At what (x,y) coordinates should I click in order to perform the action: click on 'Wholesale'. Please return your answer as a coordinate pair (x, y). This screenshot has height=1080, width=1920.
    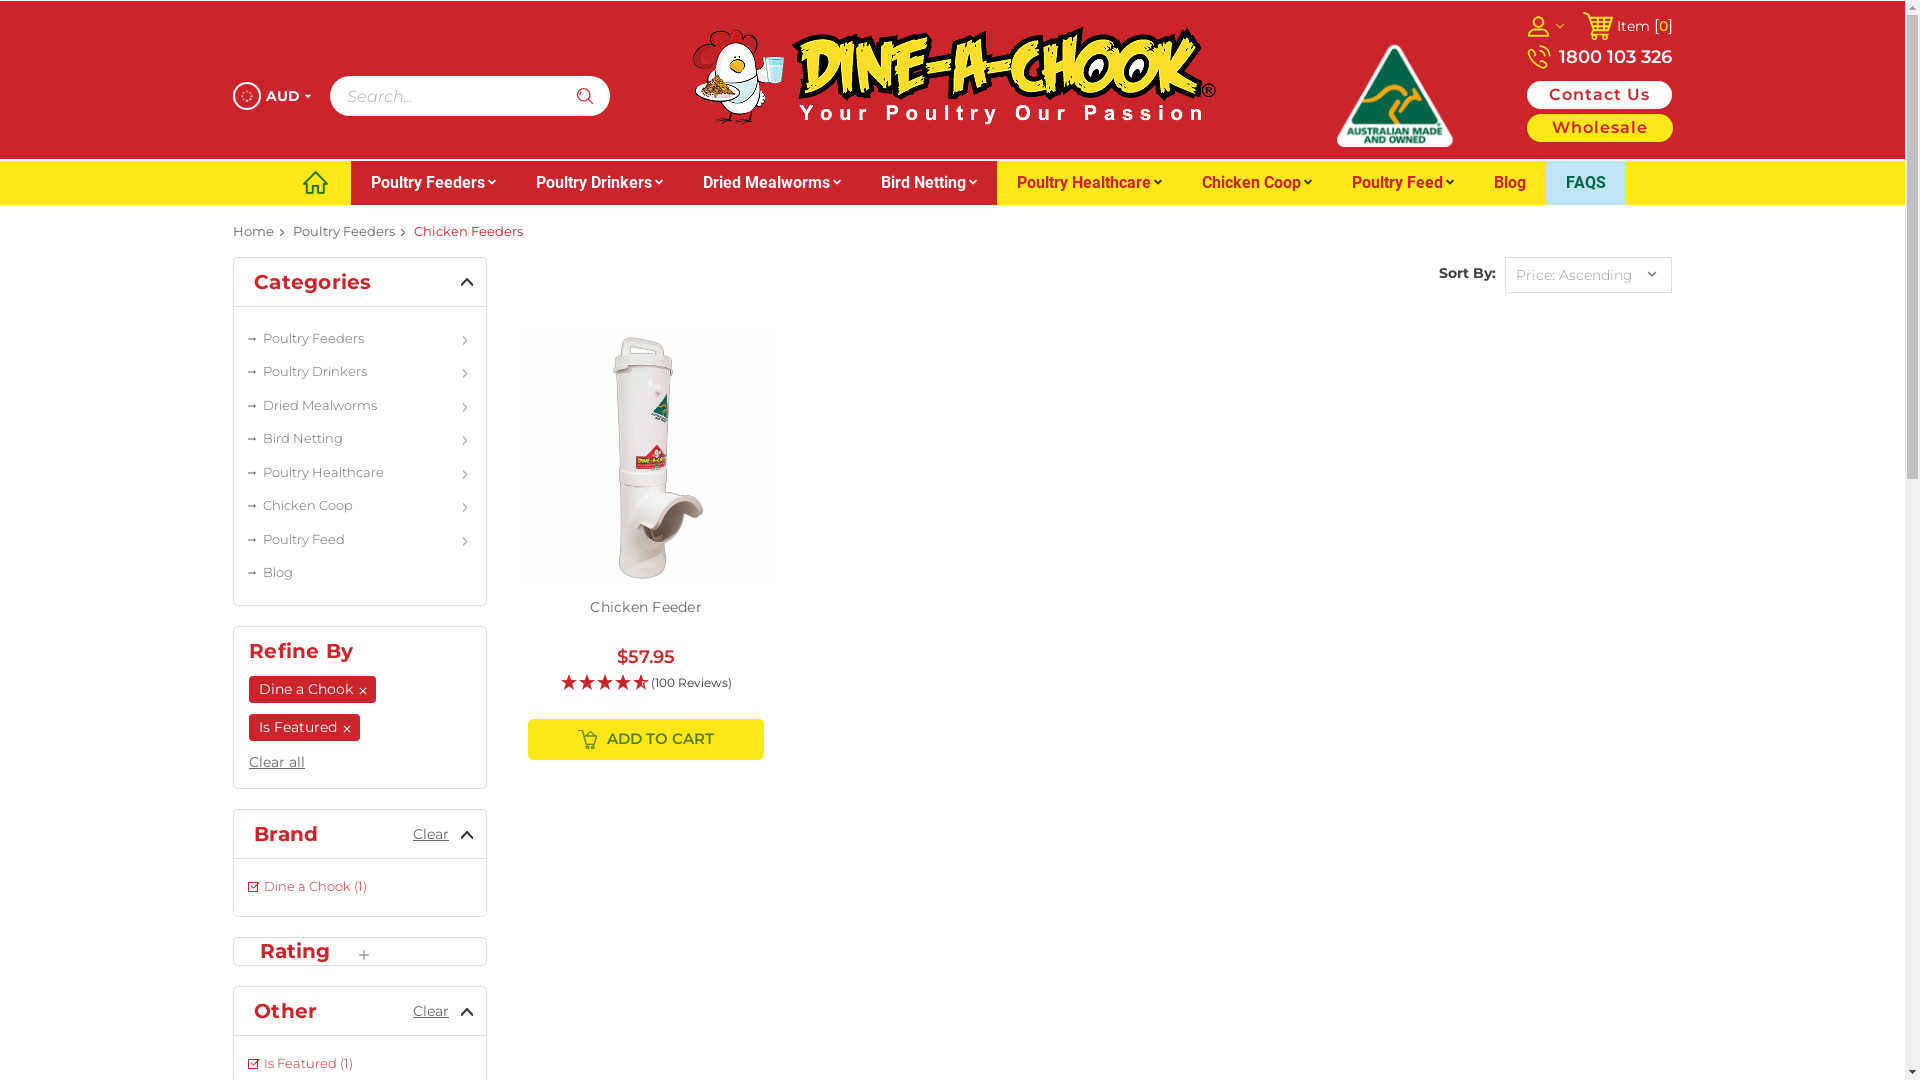
    Looking at the image, I should click on (1597, 127).